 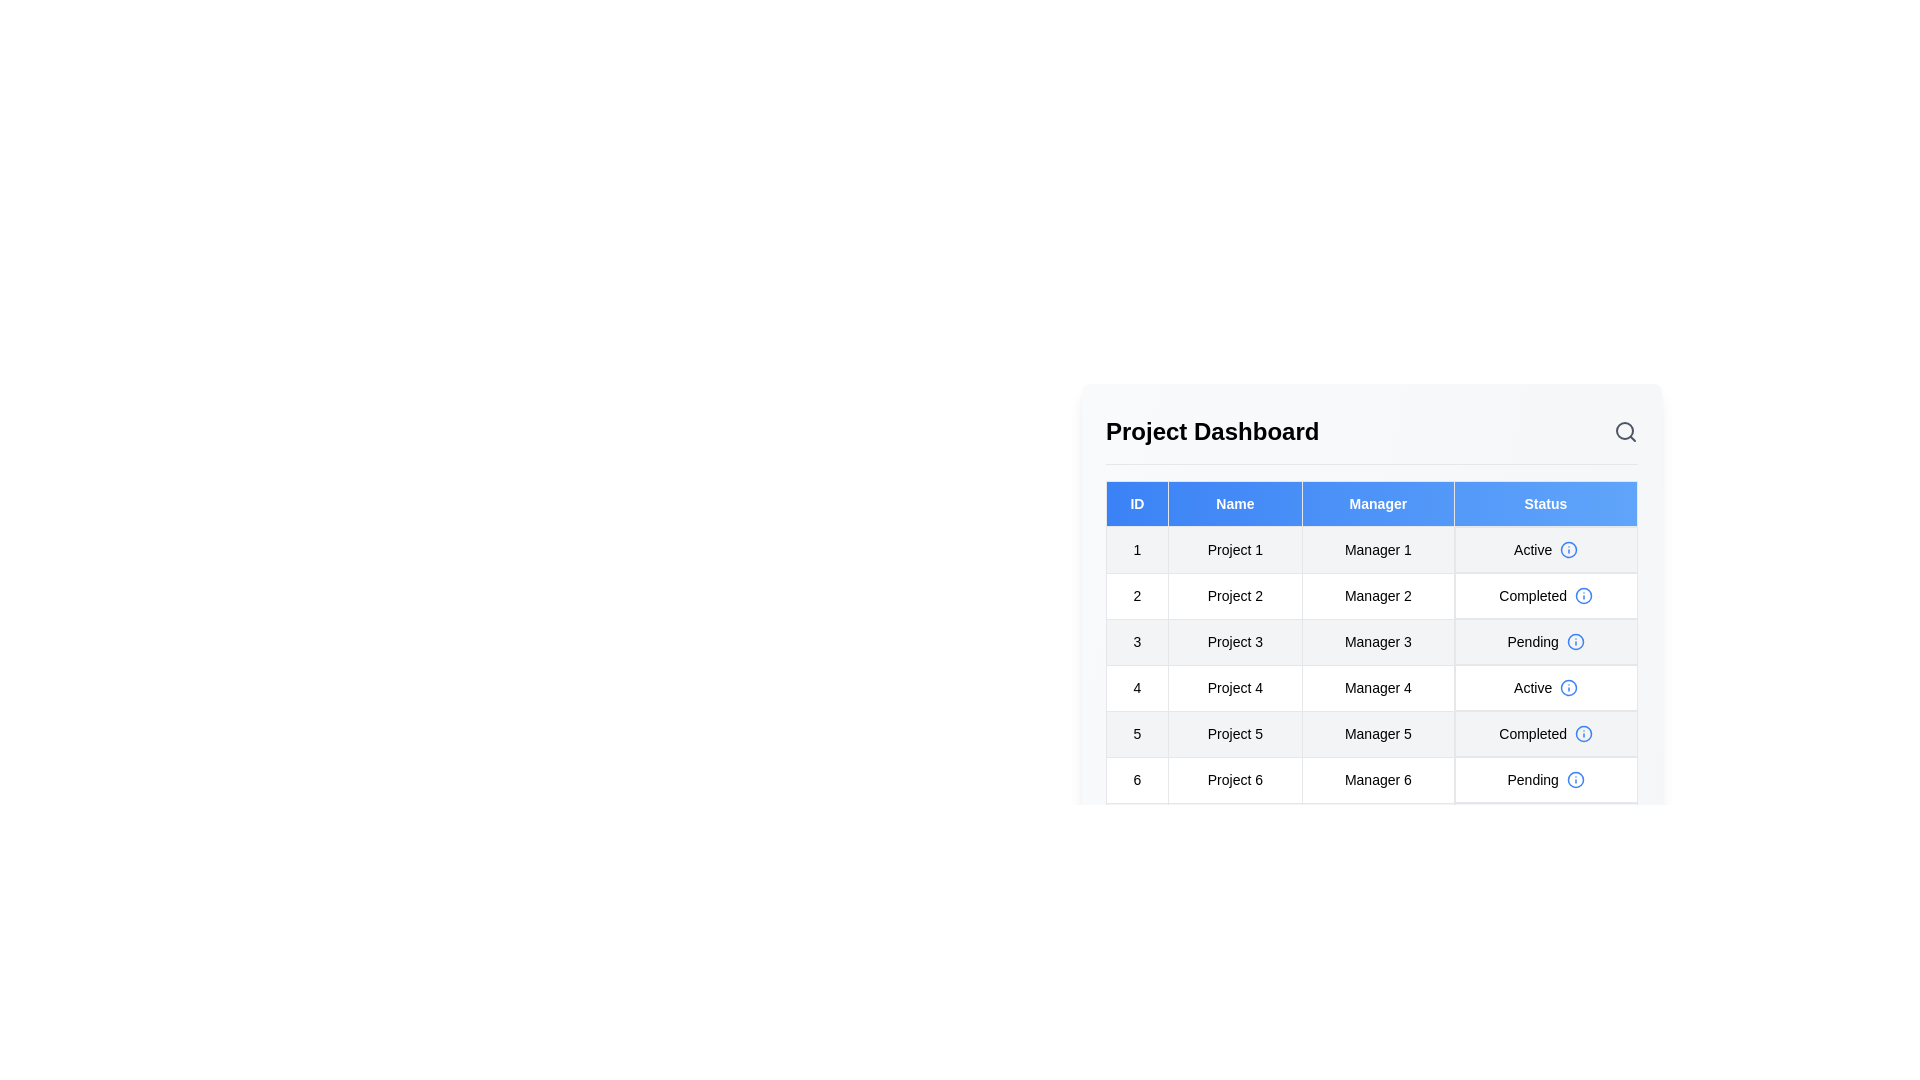 What do you see at coordinates (1568, 686) in the screenshot?
I see `the information icon for the status of project 4` at bounding box center [1568, 686].